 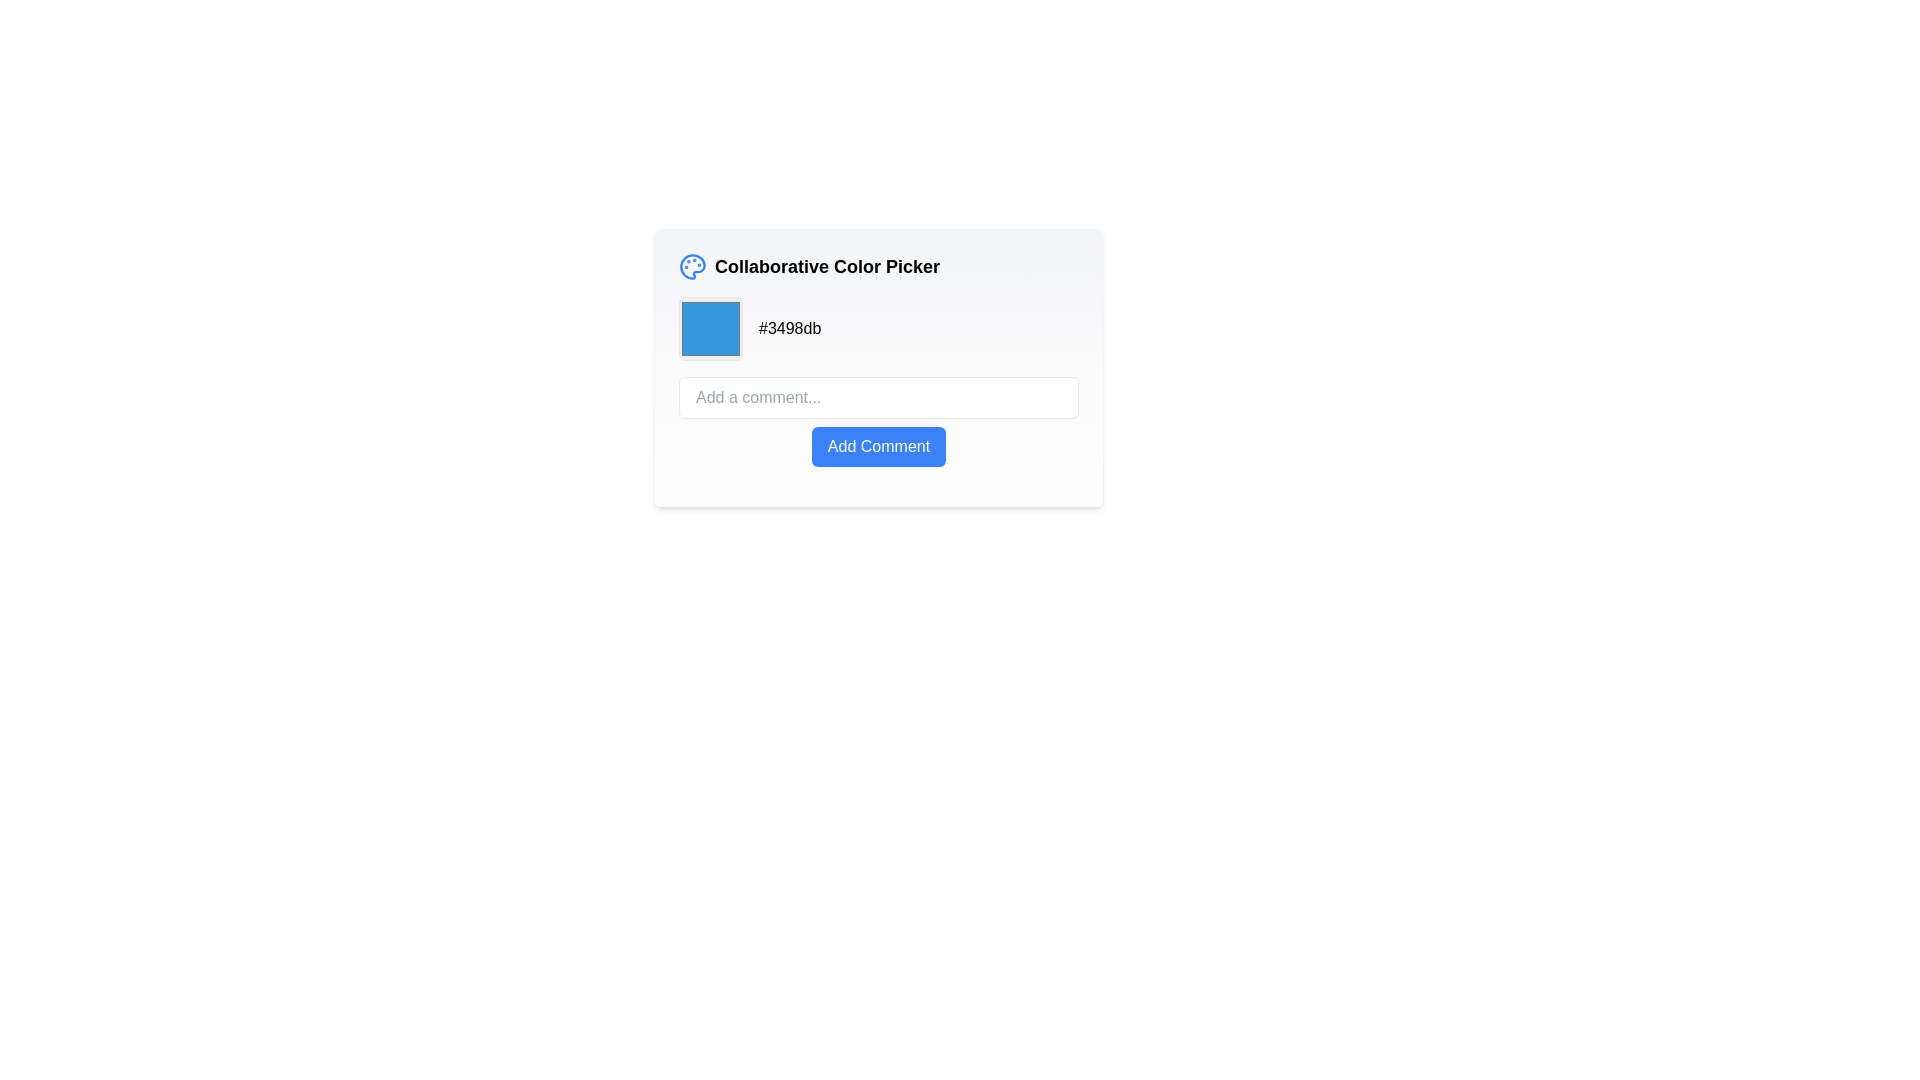 What do you see at coordinates (878, 327) in the screenshot?
I see `the Color Picker Display` at bounding box center [878, 327].